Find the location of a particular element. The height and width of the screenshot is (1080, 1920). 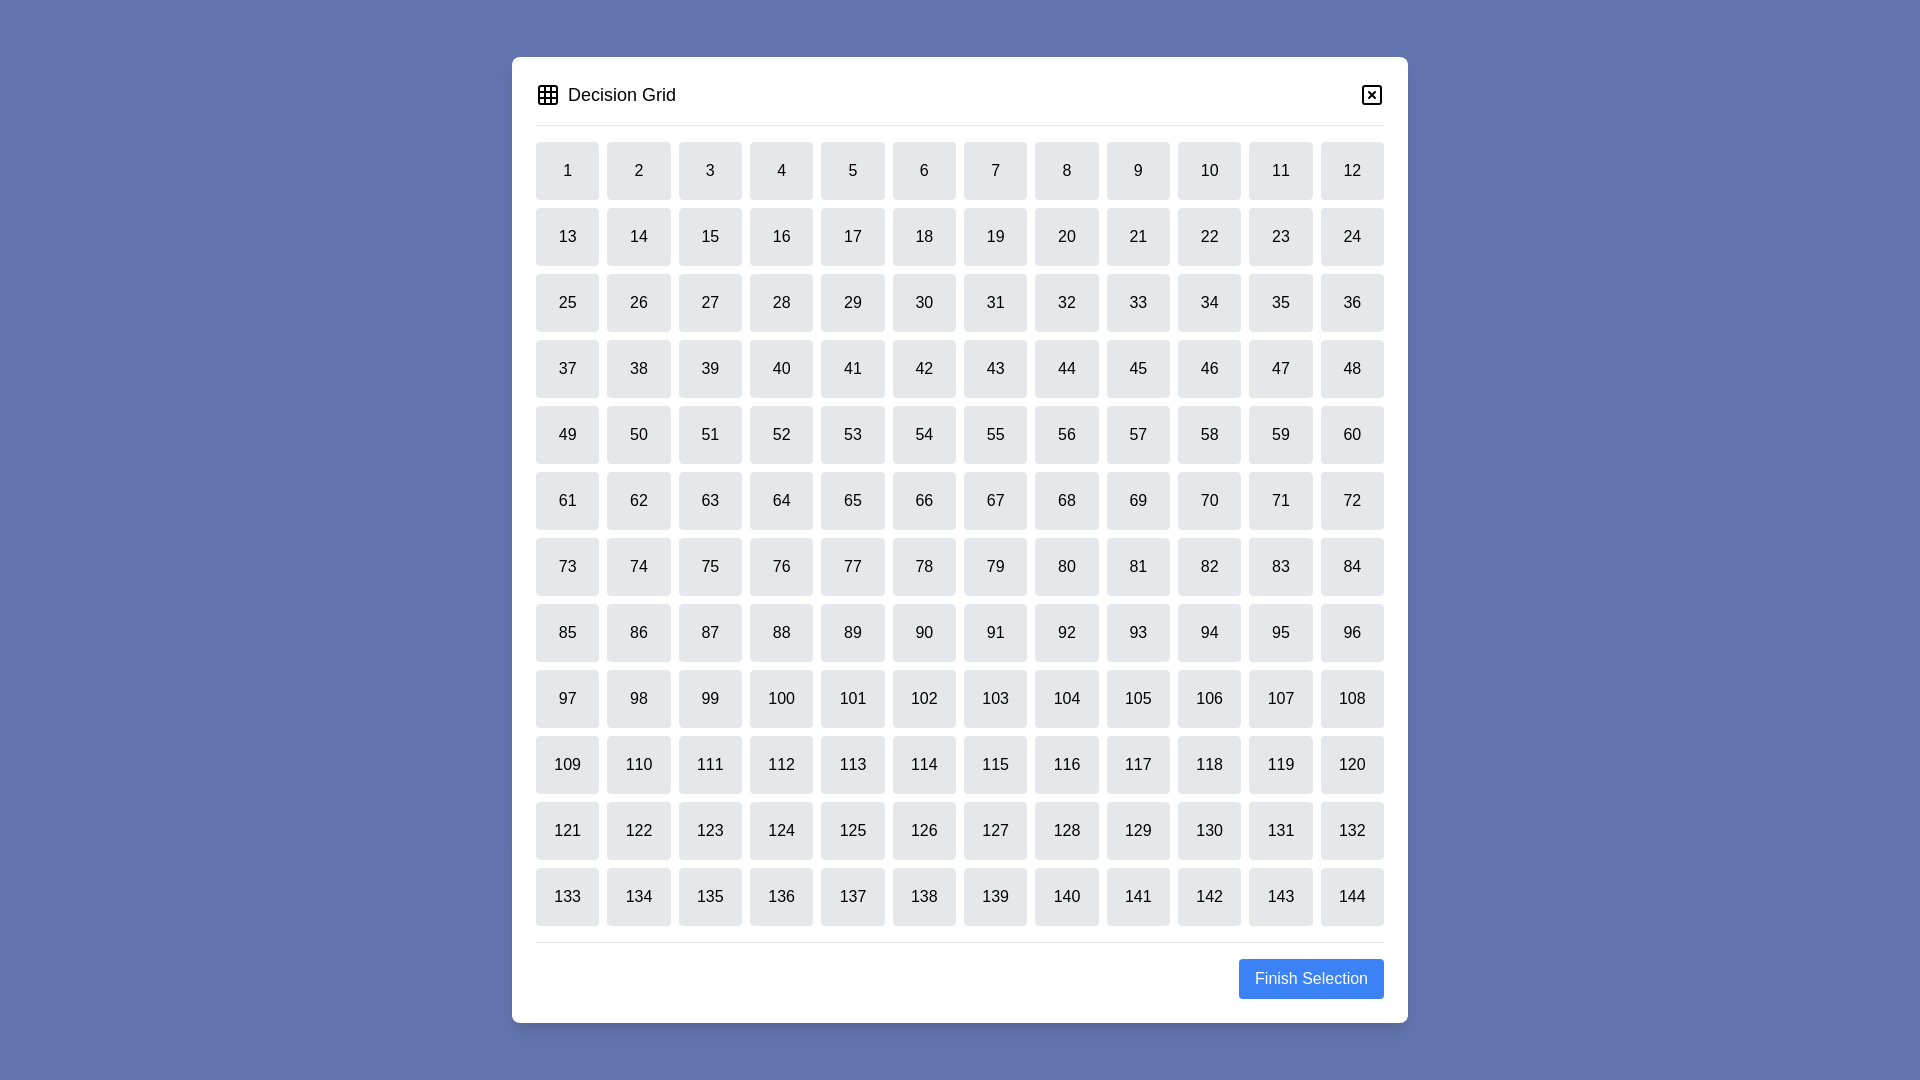

the close button (X) in the header to close the dialog is located at coordinates (1371, 95).